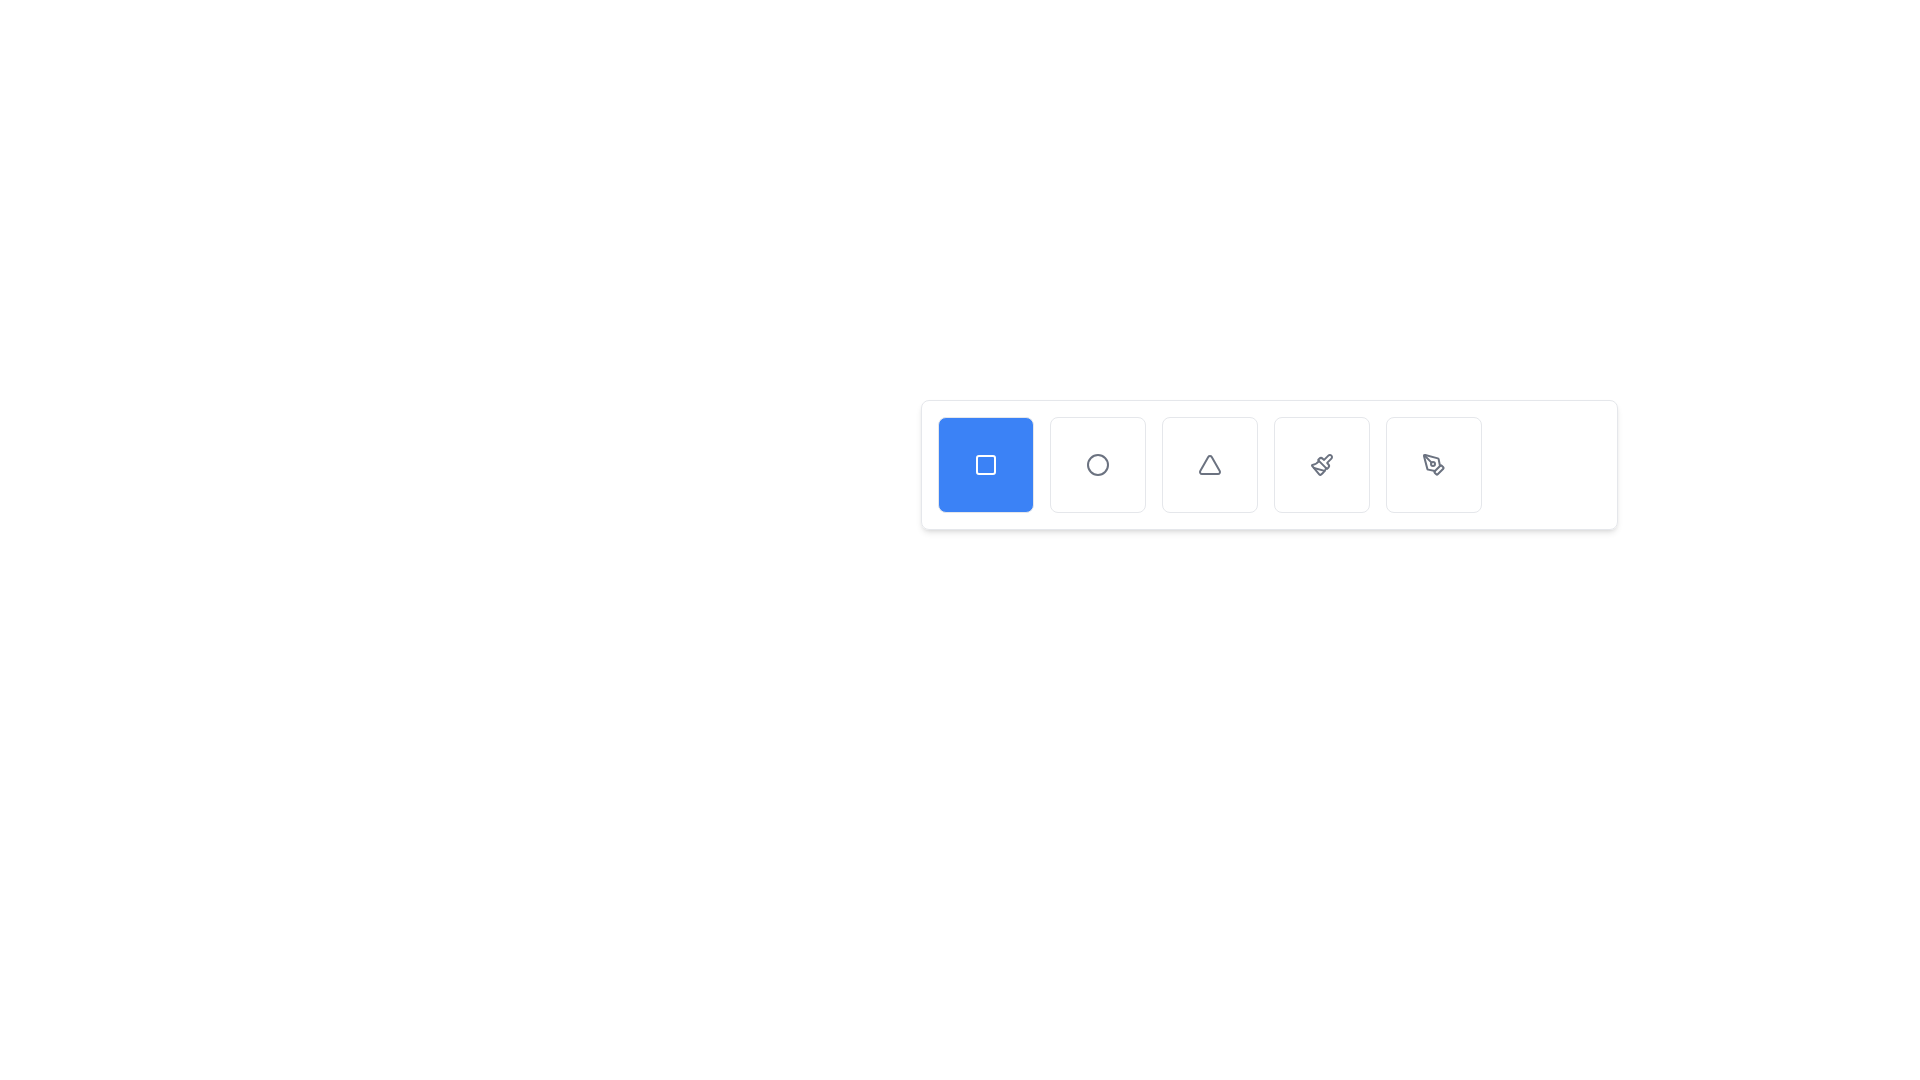 The width and height of the screenshot is (1920, 1080). Describe the element at coordinates (985, 465) in the screenshot. I see `the square icon with a black outline, which is embedded within the first blue button of a horizontally arranged group of buttons` at that location.